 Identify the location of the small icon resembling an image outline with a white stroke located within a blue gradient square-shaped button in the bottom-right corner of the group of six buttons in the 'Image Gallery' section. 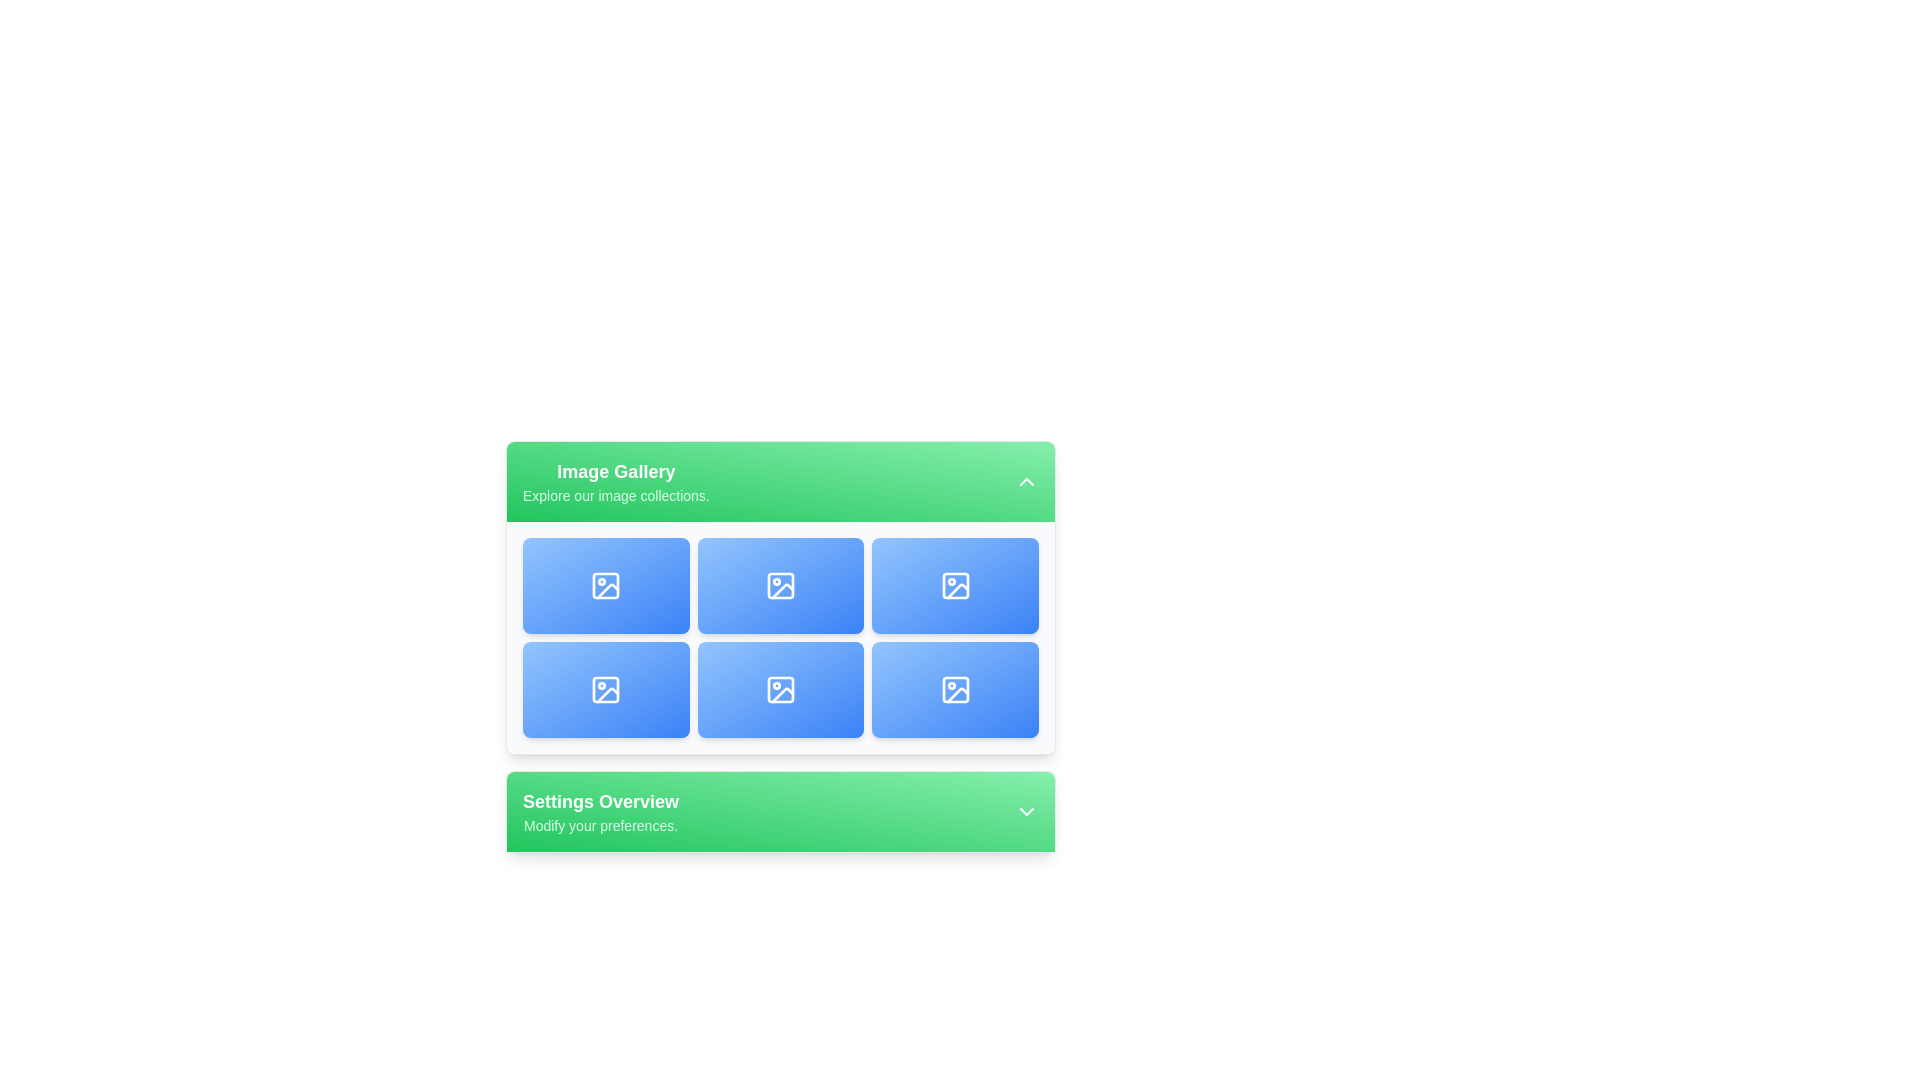
(954, 689).